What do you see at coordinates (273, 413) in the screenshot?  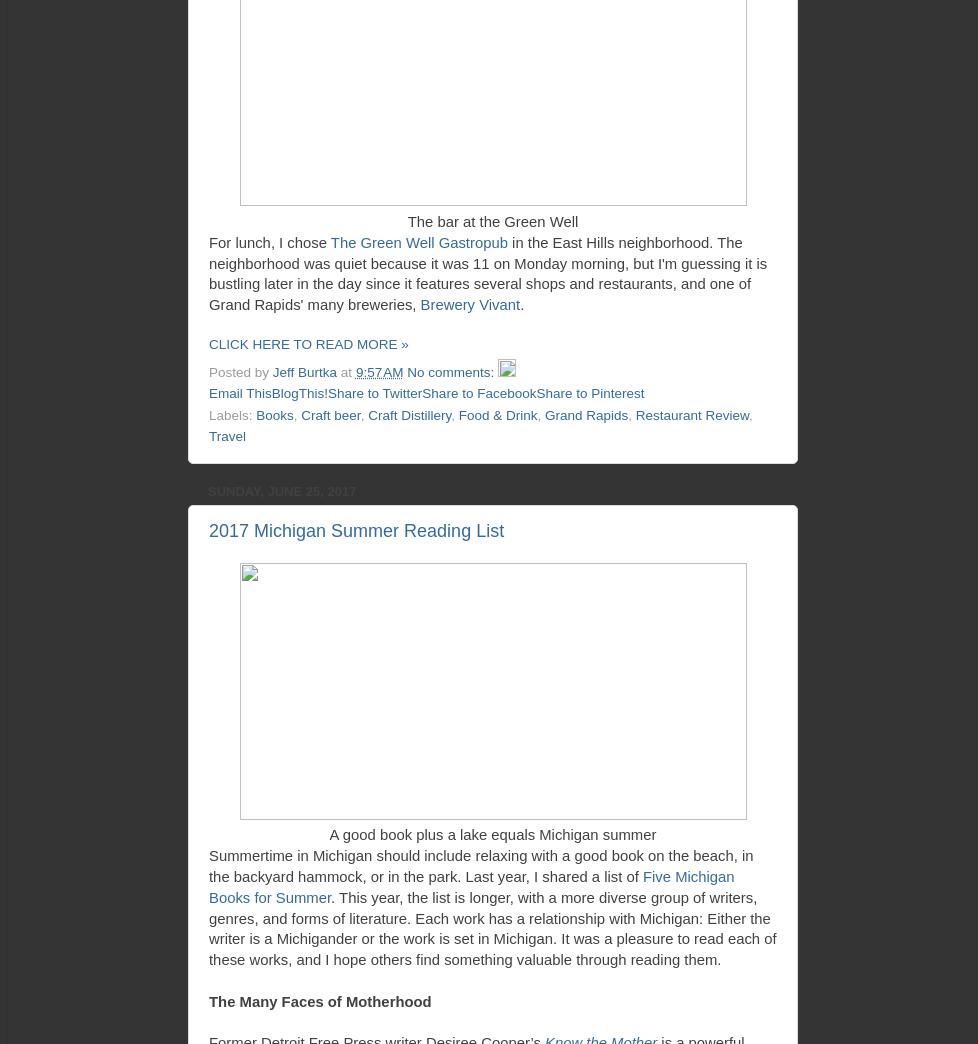 I see `'Books'` at bounding box center [273, 413].